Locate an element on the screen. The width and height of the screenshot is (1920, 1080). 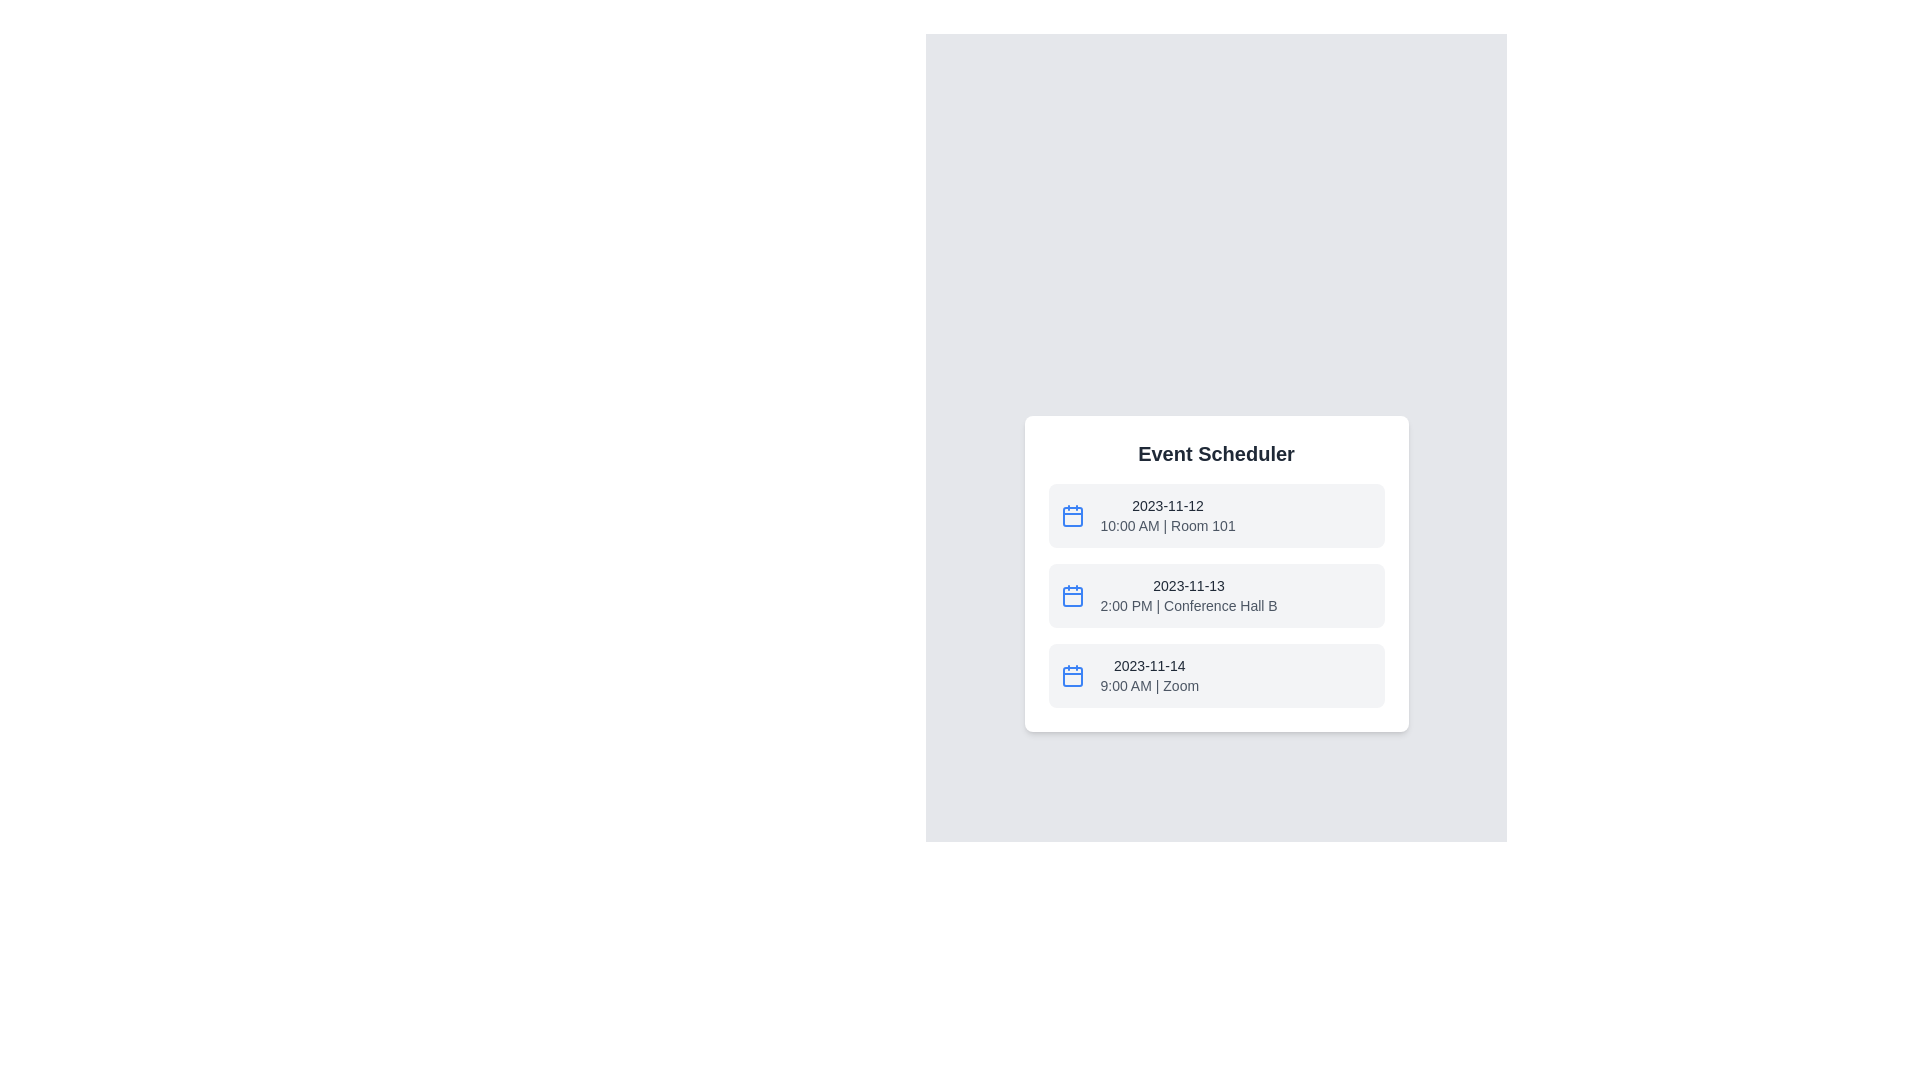
the text label displaying the date '2023-11-13' in the event listing card under 'Event Scheduler' is located at coordinates (1189, 585).